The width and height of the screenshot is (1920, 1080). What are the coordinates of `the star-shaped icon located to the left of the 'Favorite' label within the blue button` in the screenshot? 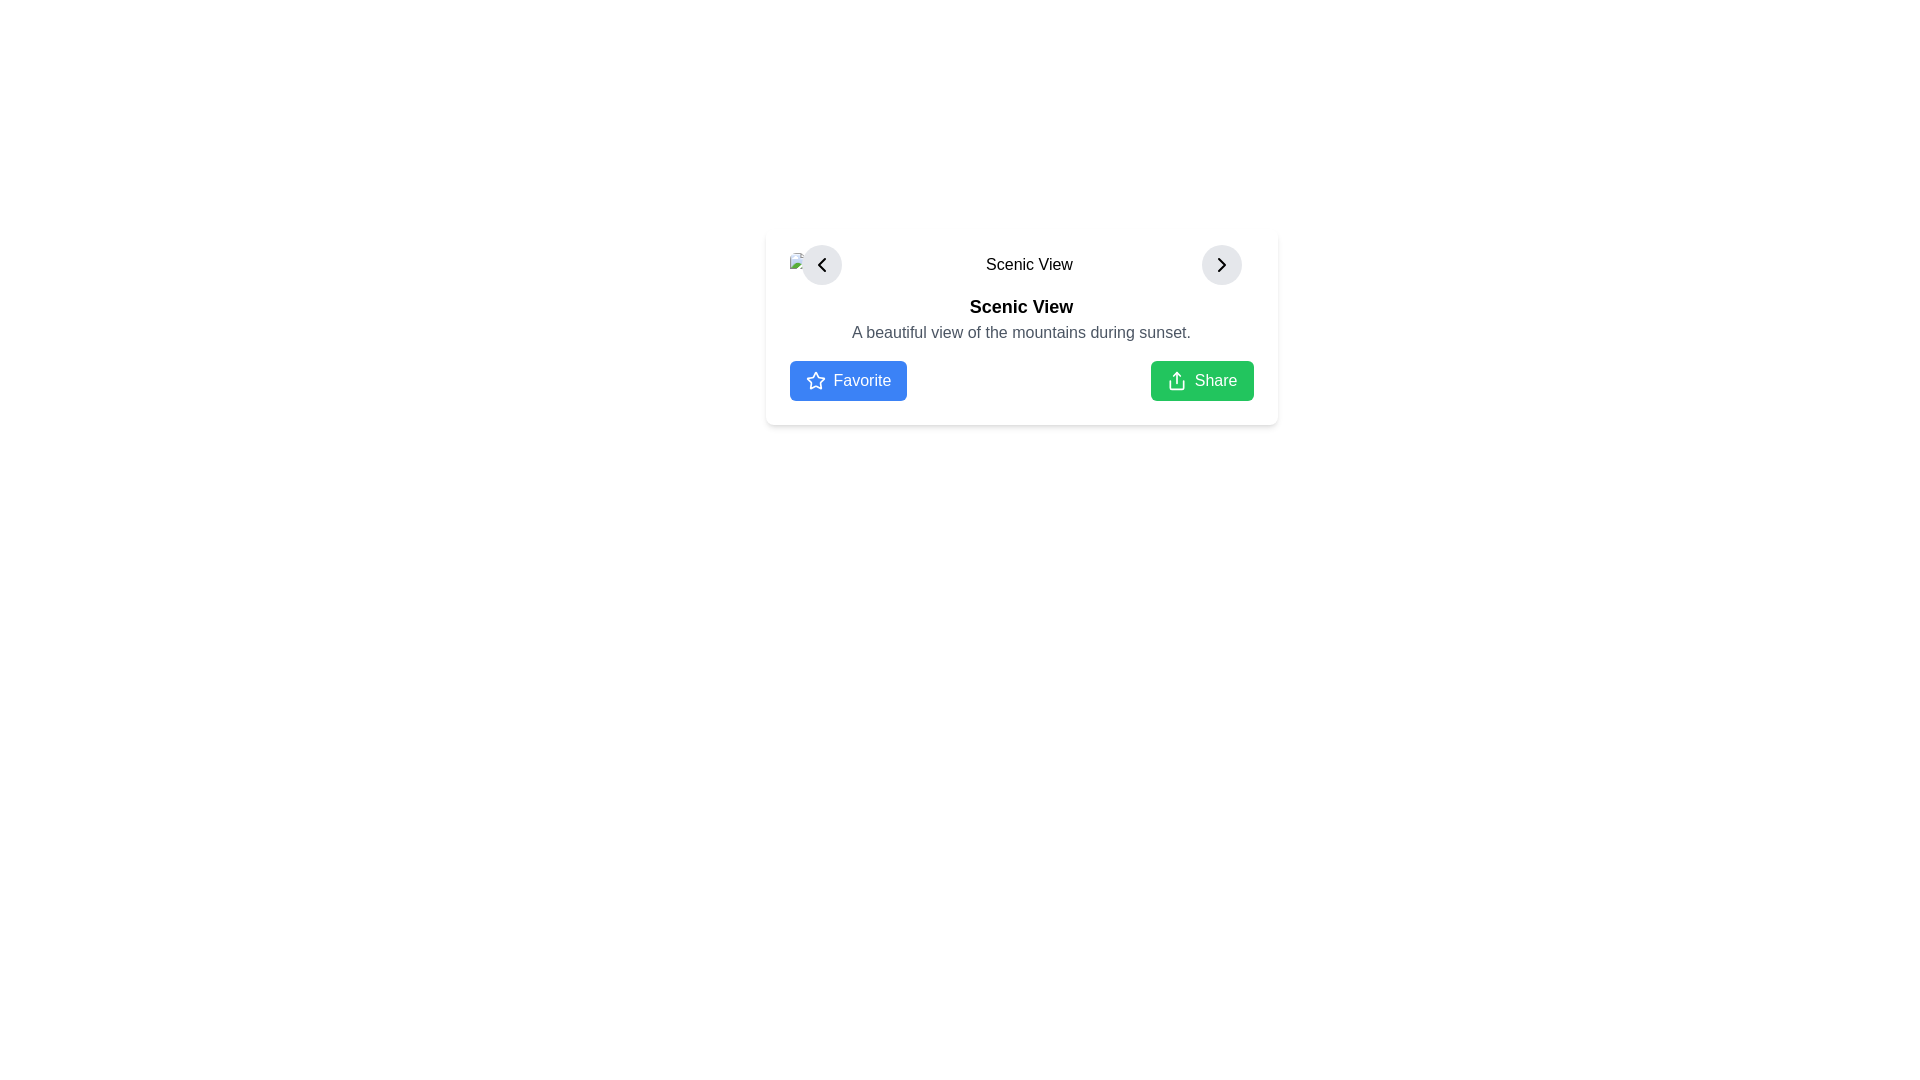 It's located at (815, 381).